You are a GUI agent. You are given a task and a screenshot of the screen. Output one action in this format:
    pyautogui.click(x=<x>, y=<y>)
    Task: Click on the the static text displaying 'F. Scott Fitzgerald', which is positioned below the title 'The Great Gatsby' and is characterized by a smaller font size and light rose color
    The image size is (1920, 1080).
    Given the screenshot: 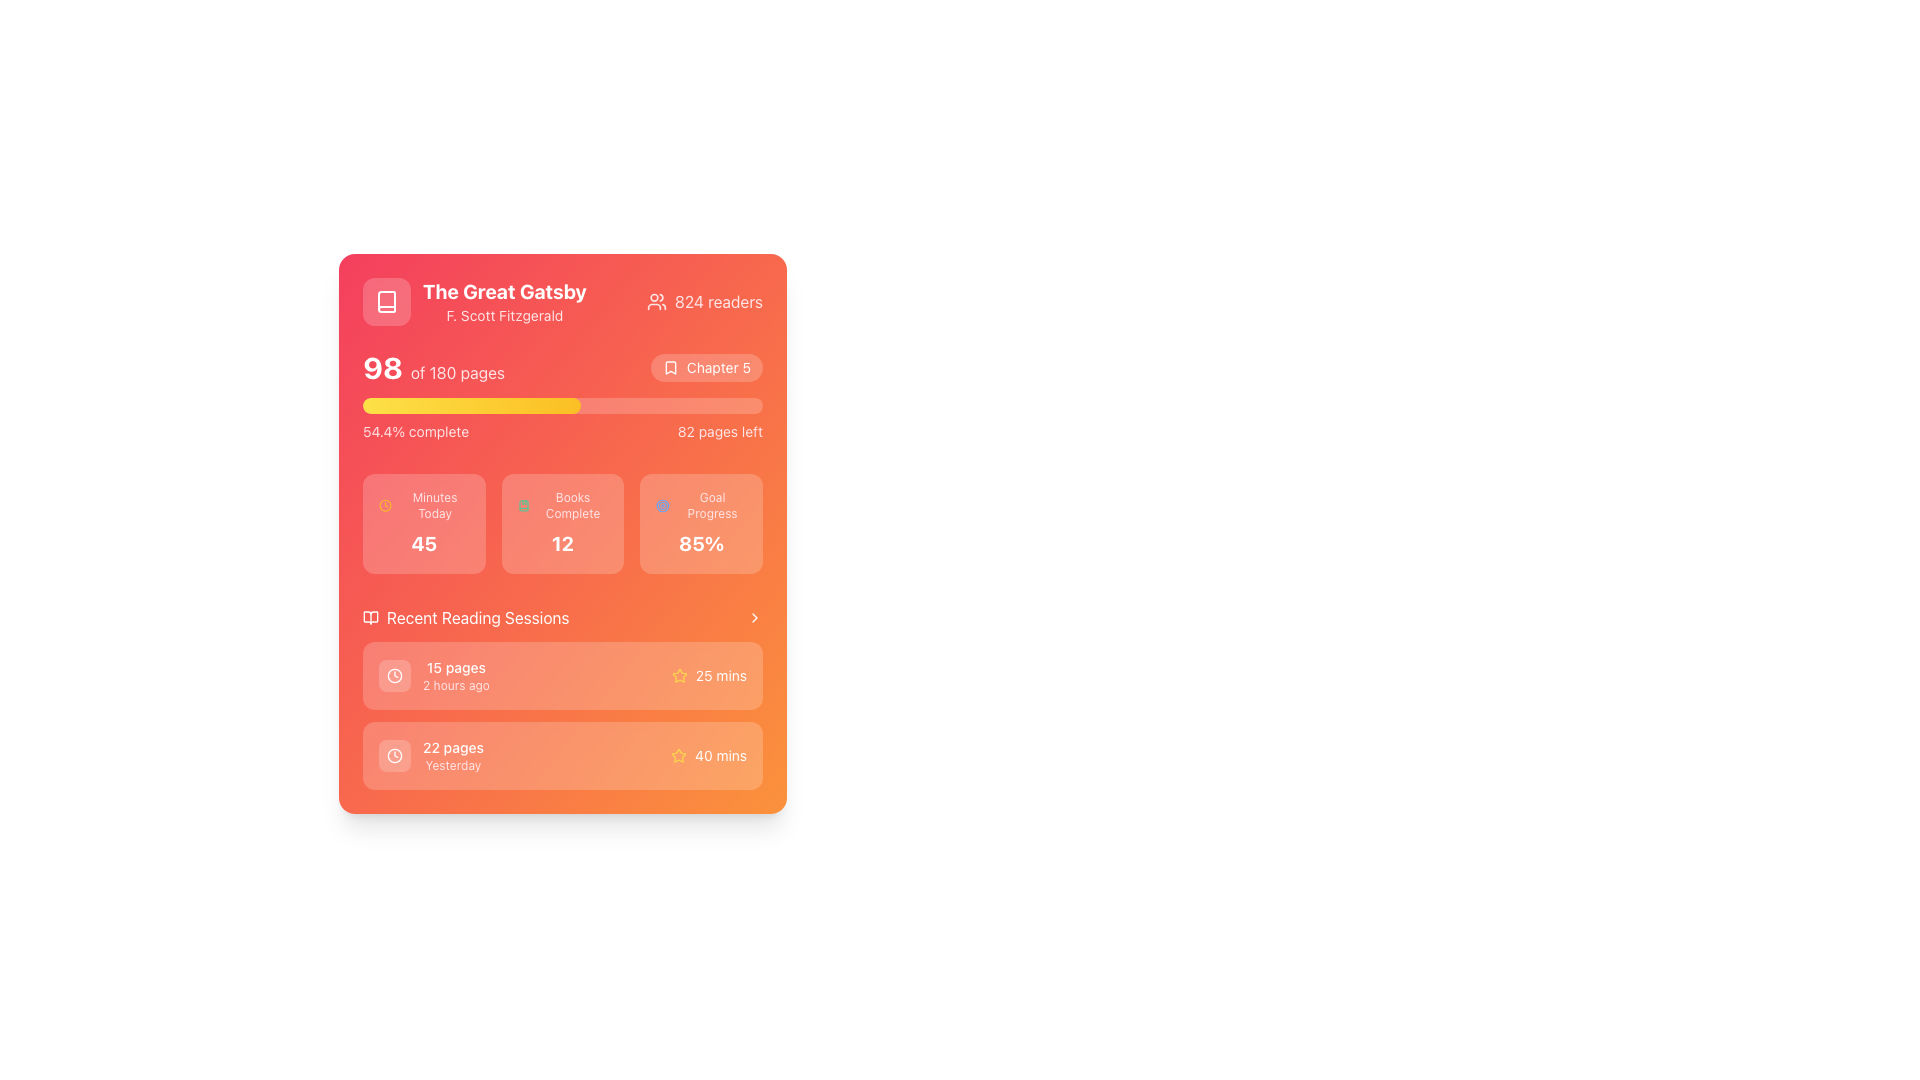 What is the action you would take?
    pyautogui.click(x=504, y=315)
    